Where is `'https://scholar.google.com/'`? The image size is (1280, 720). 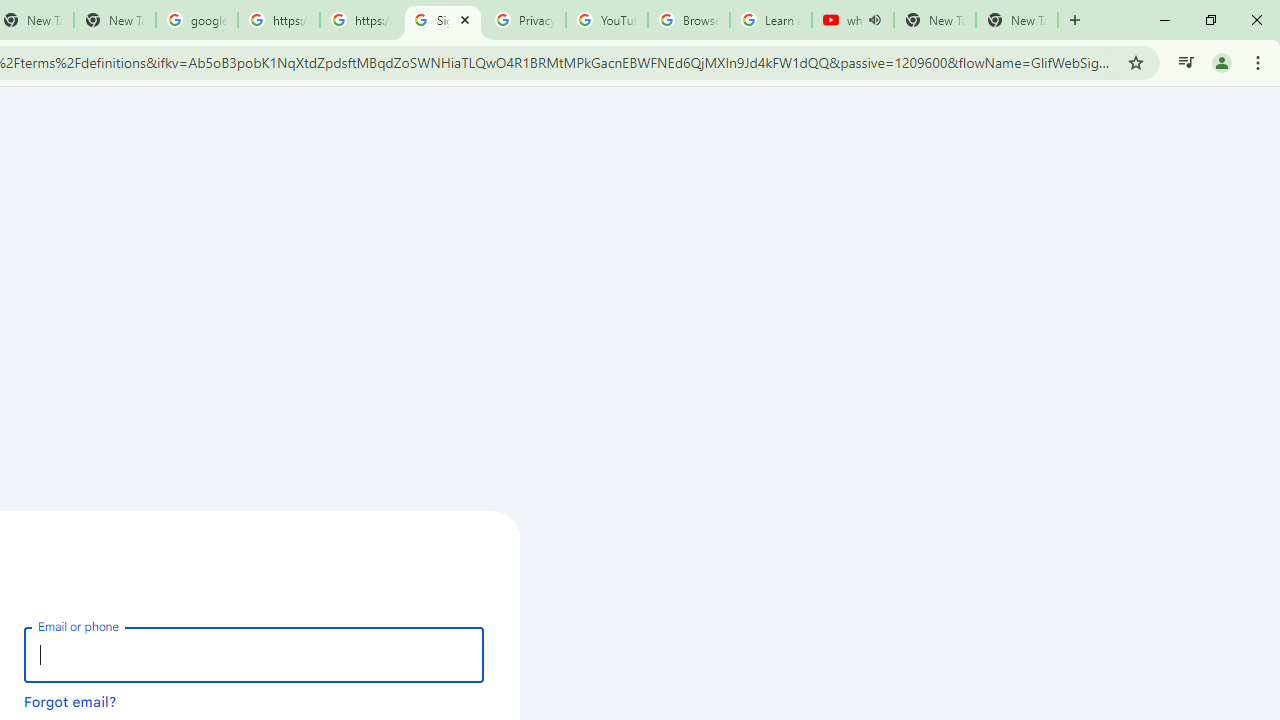
'https://scholar.google.com/' is located at coordinates (360, 20).